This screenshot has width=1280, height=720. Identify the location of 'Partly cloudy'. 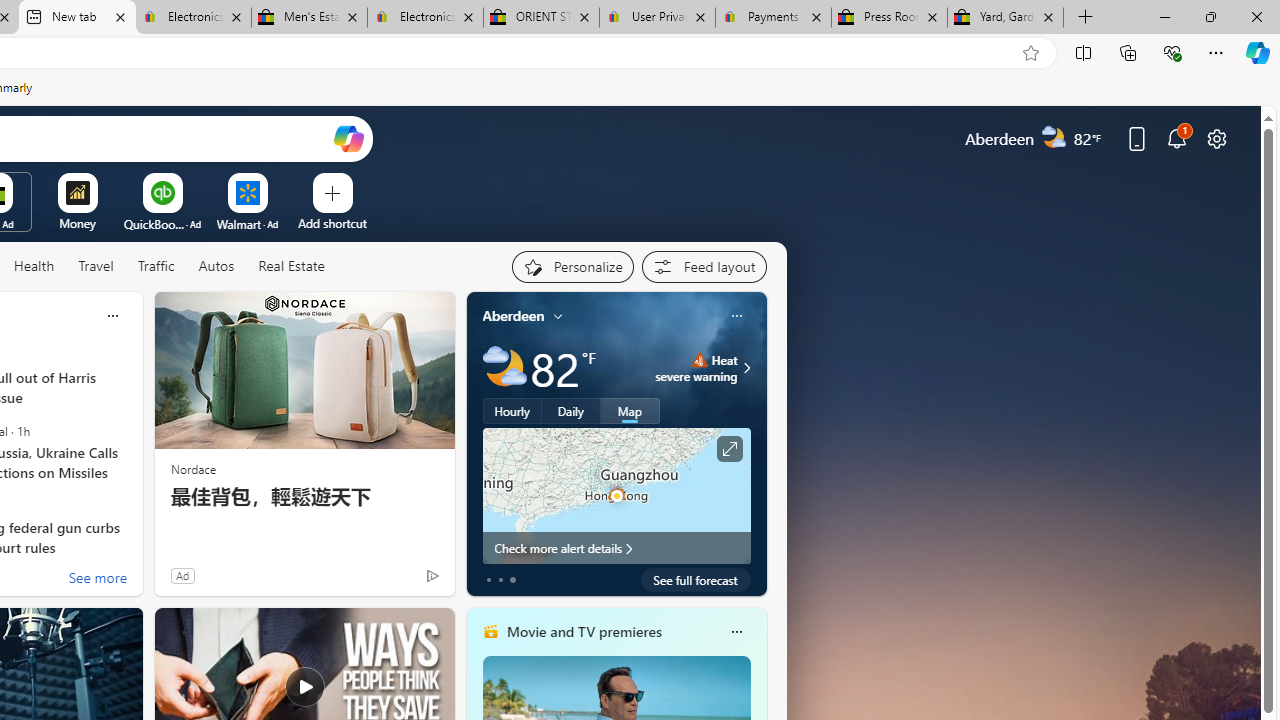
(504, 368).